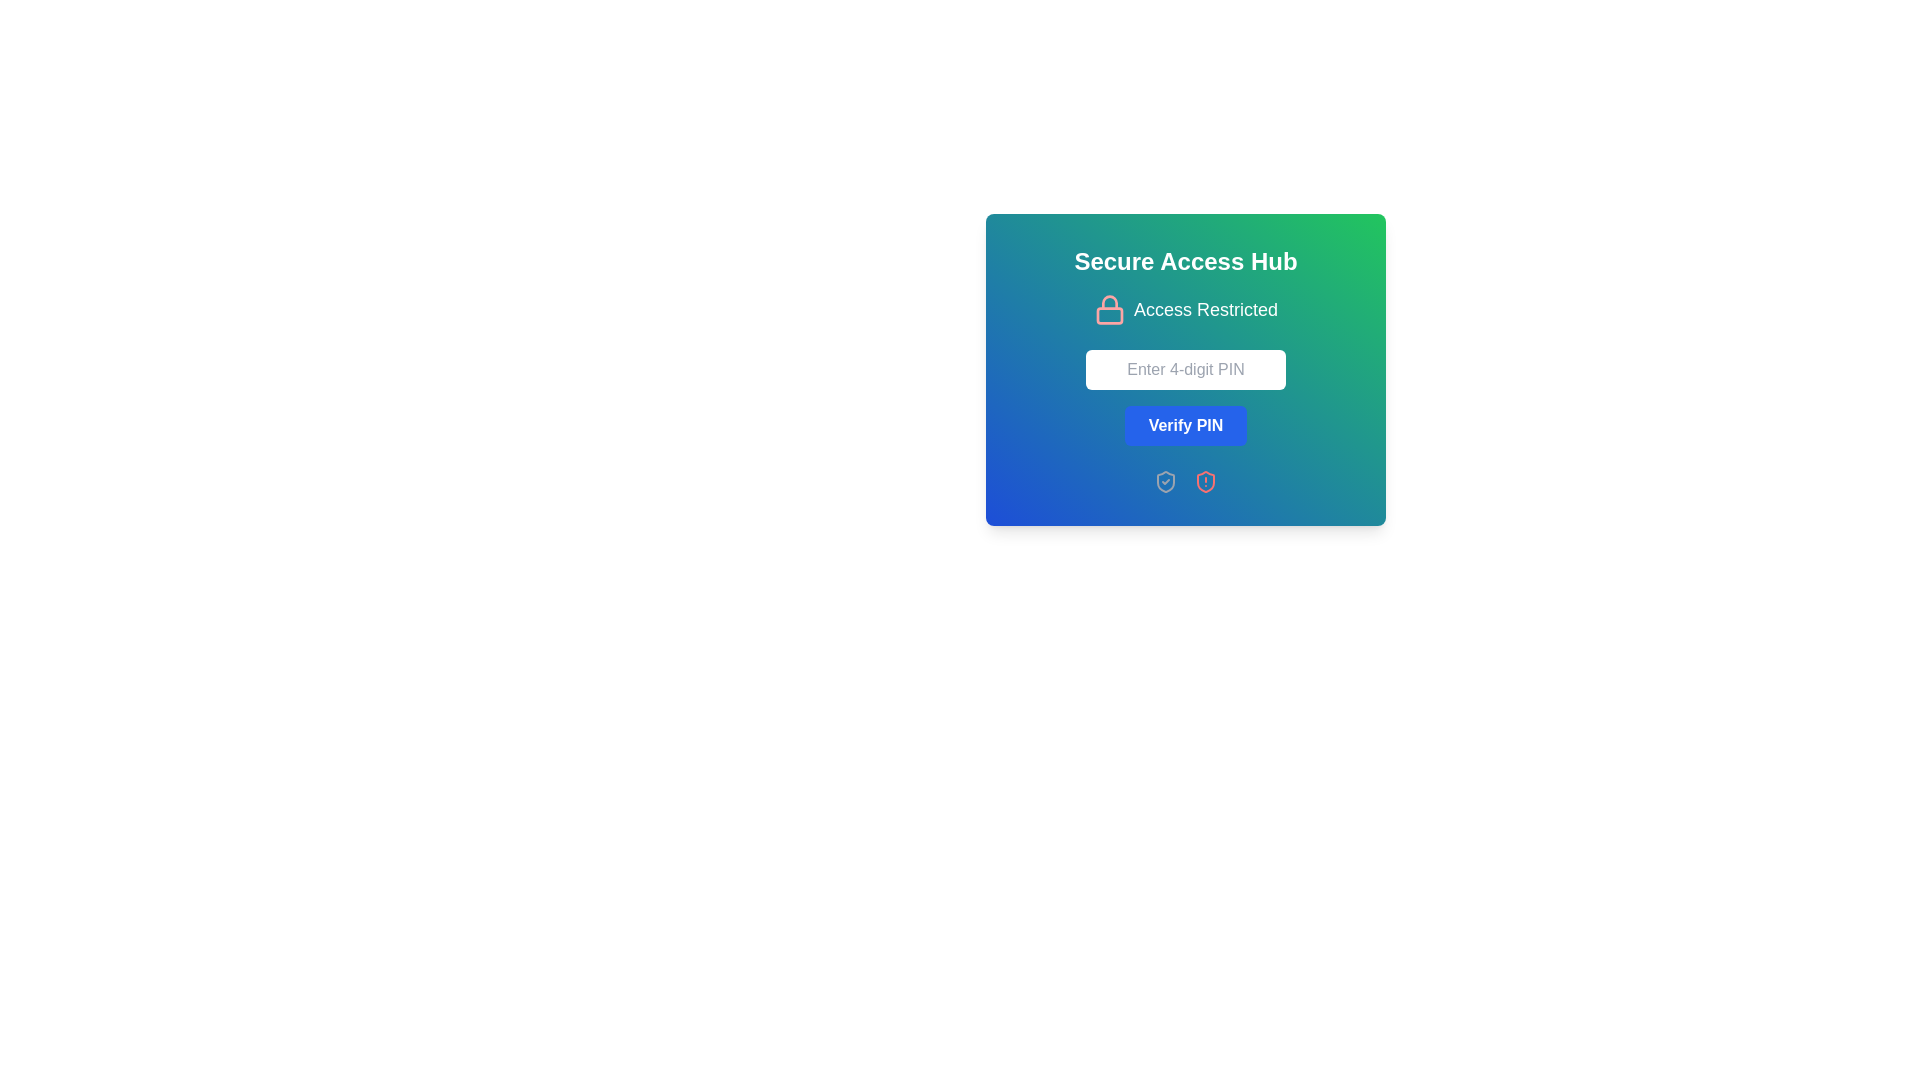 The image size is (1920, 1080). Describe the element at coordinates (1204, 482) in the screenshot. I see `the red-highlighted shield icon located beneath the 'Verify PIN' button in the security-related interface` at that location.